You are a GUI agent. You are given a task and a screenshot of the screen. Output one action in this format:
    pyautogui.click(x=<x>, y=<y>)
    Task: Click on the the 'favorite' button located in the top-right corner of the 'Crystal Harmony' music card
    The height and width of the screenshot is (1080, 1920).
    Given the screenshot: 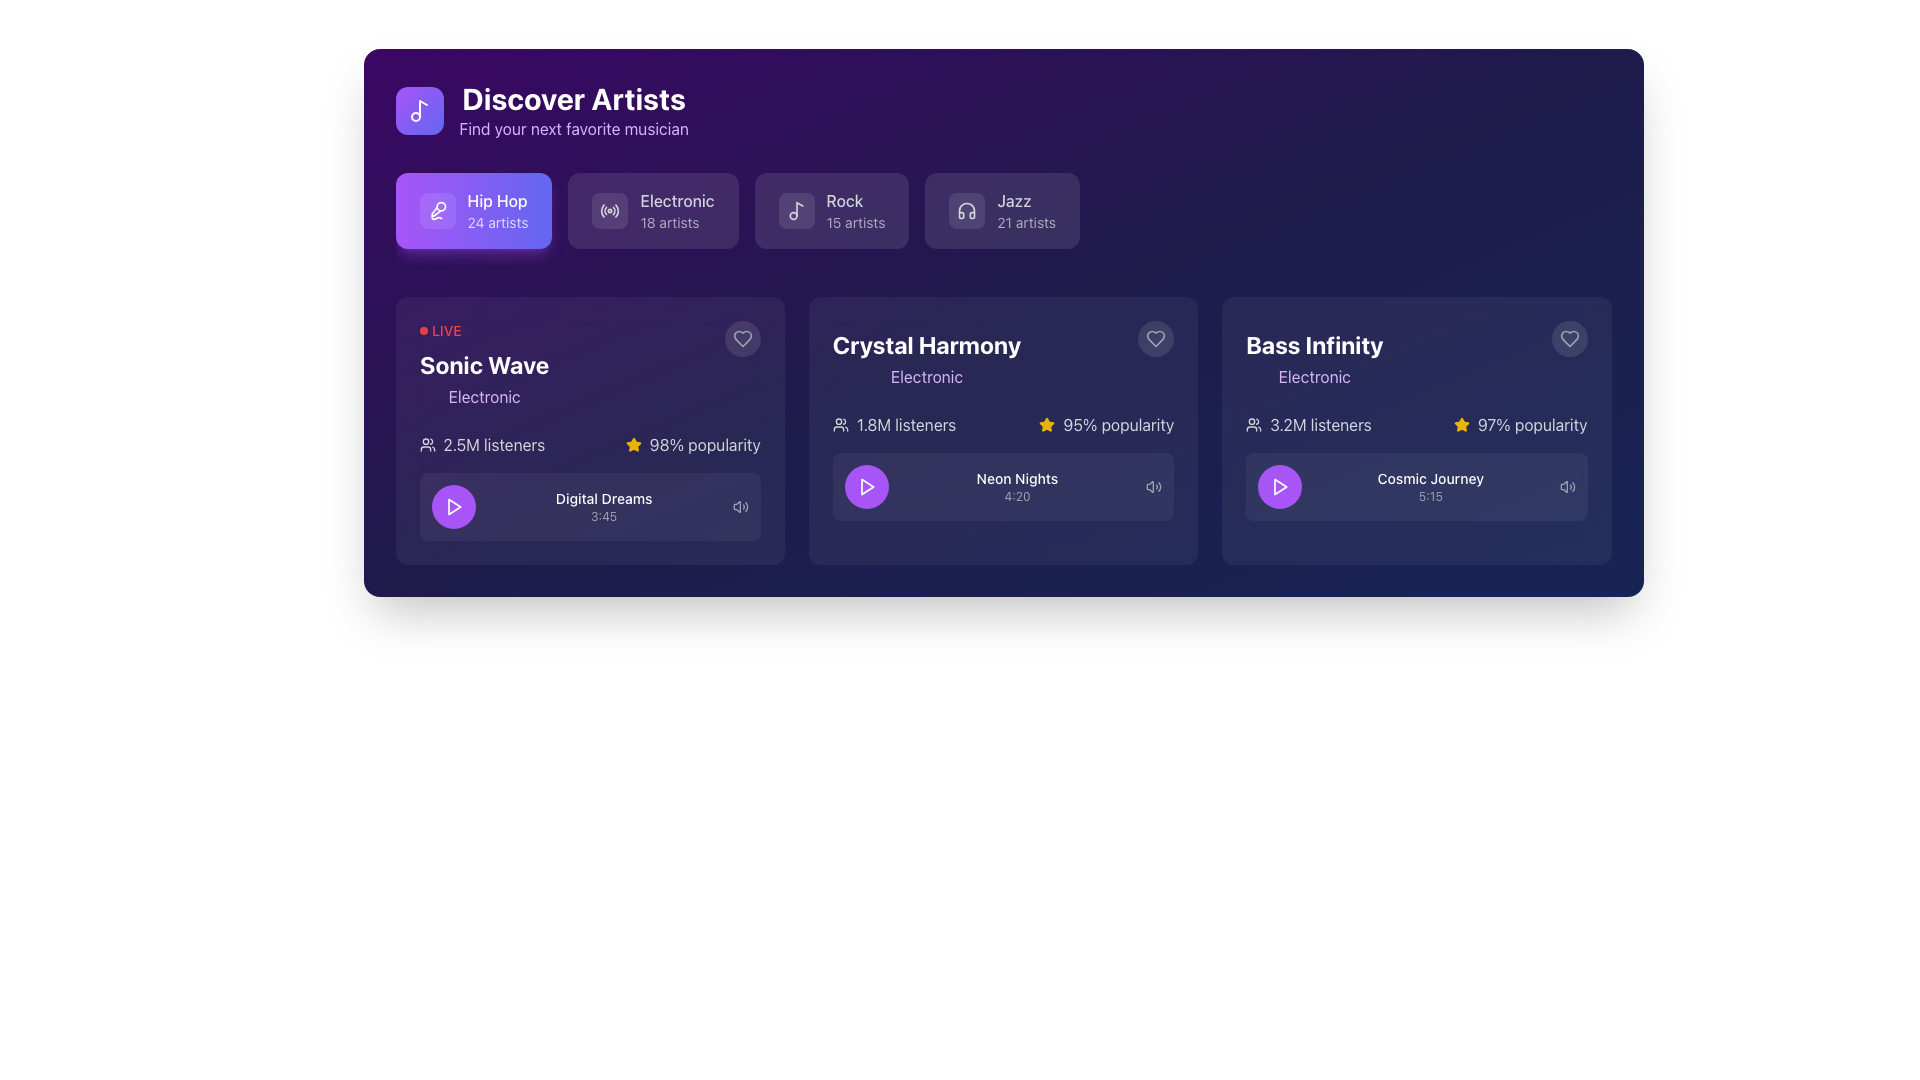 What is the action you would take?
    pyautogui.click(x=1156, y=338)
    